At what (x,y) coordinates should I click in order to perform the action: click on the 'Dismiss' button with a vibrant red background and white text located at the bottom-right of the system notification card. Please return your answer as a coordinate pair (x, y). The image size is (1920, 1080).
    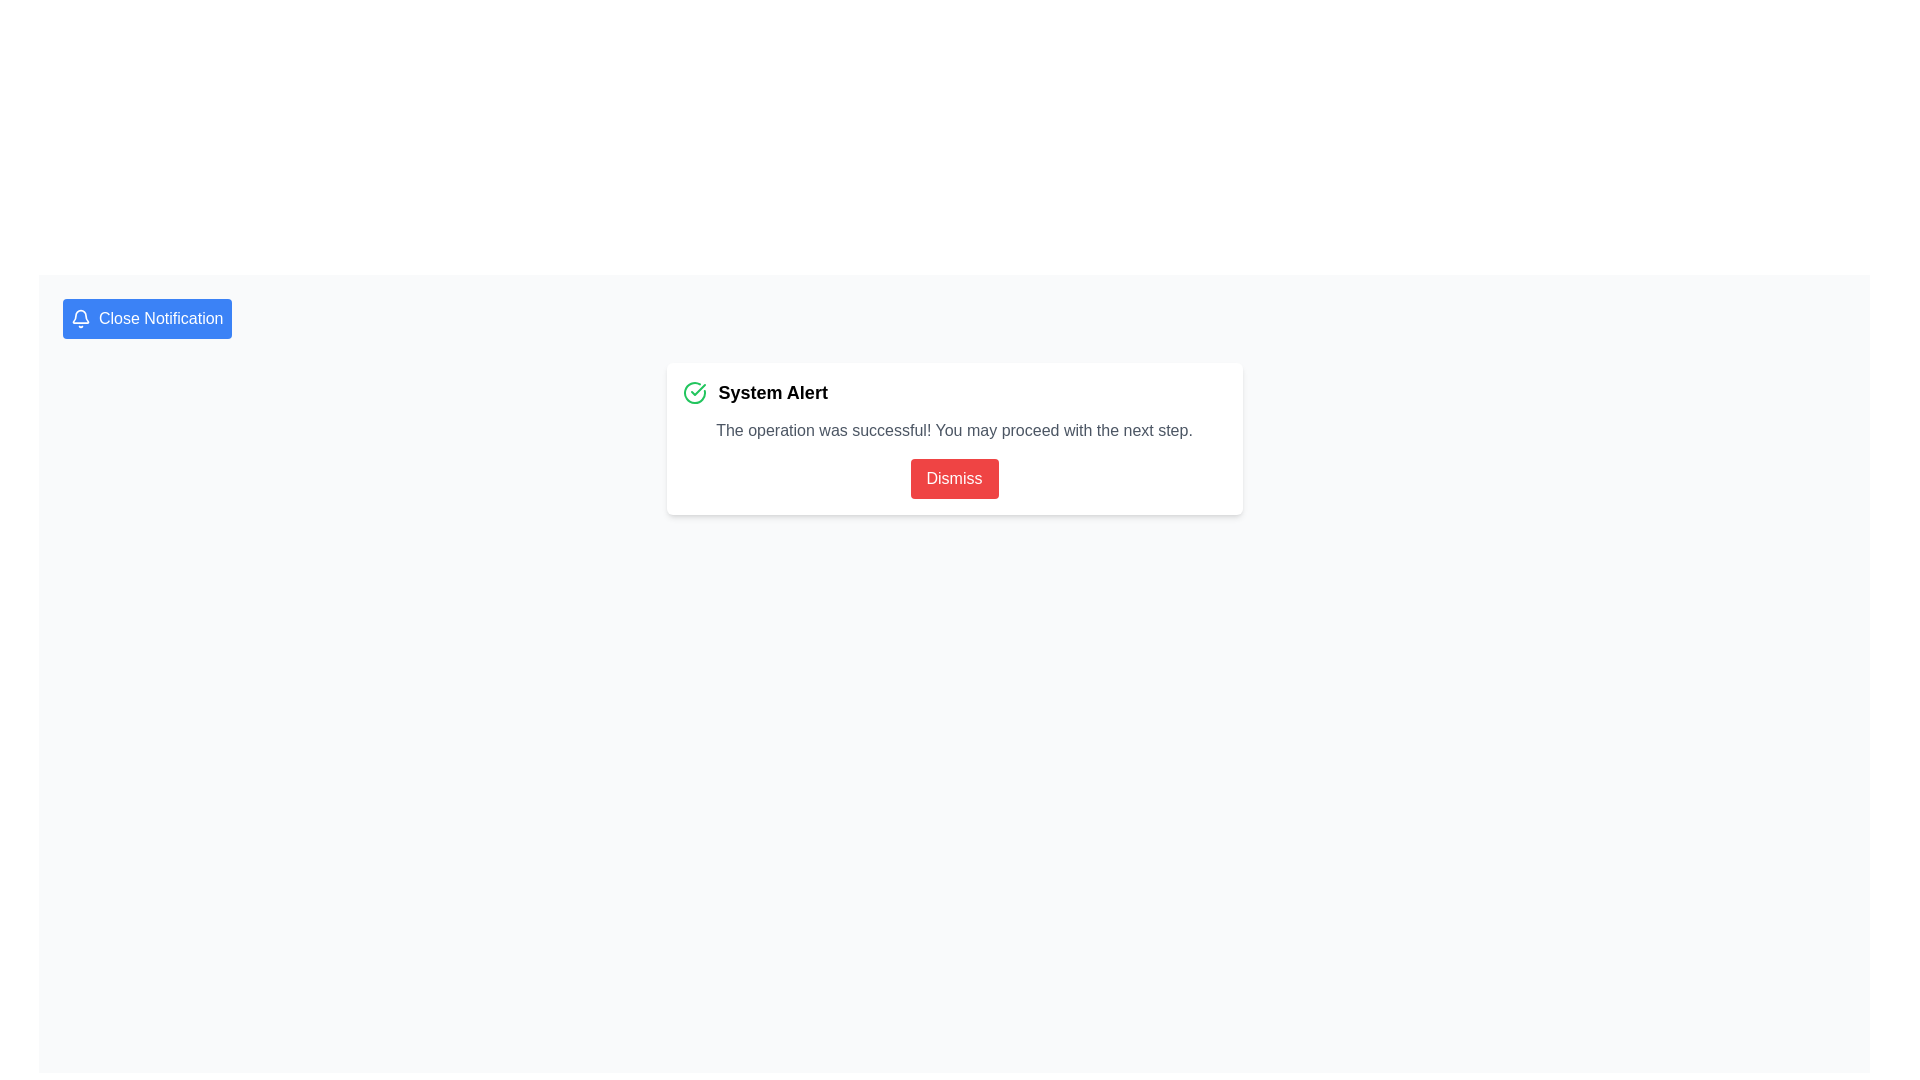
    Looking at the image, I should click on (953, 478).